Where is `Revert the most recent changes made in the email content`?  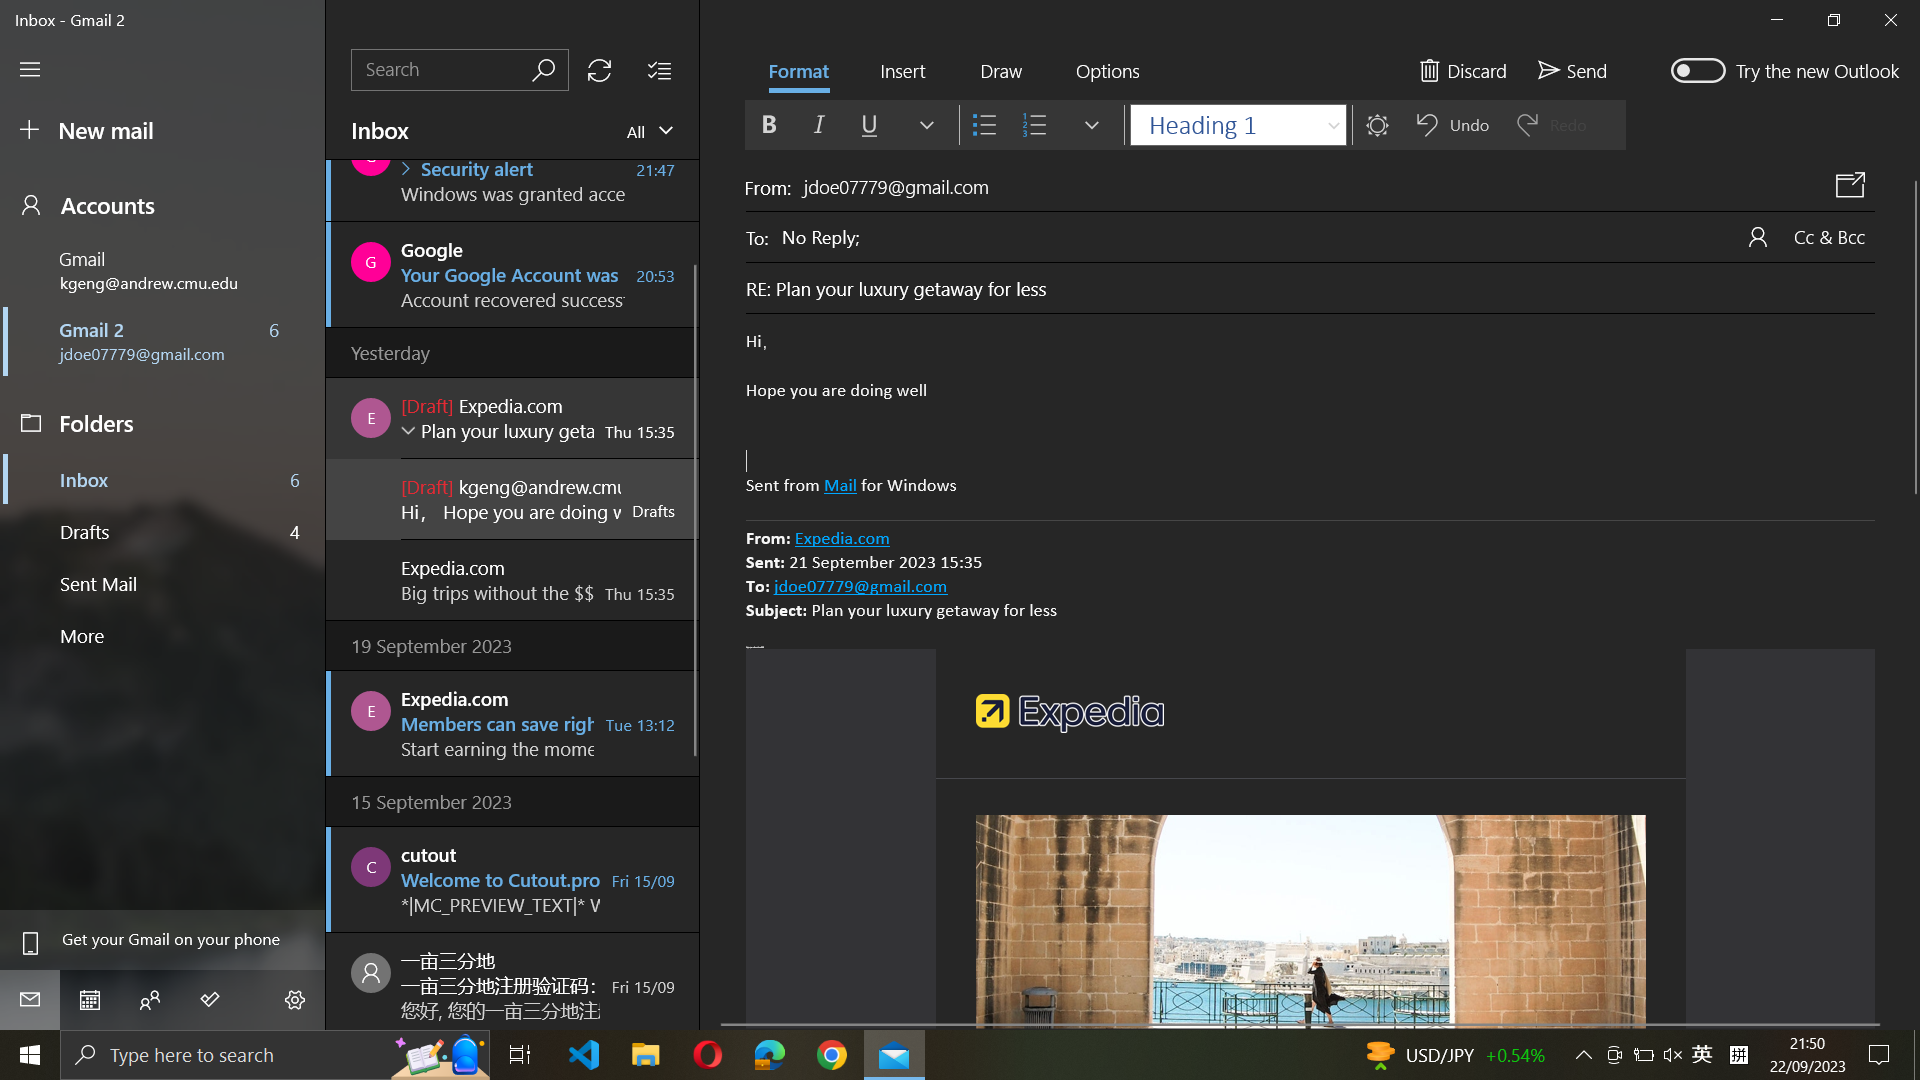 Revert the most recent changes made in the email content is located at coordinates (1310, 414).